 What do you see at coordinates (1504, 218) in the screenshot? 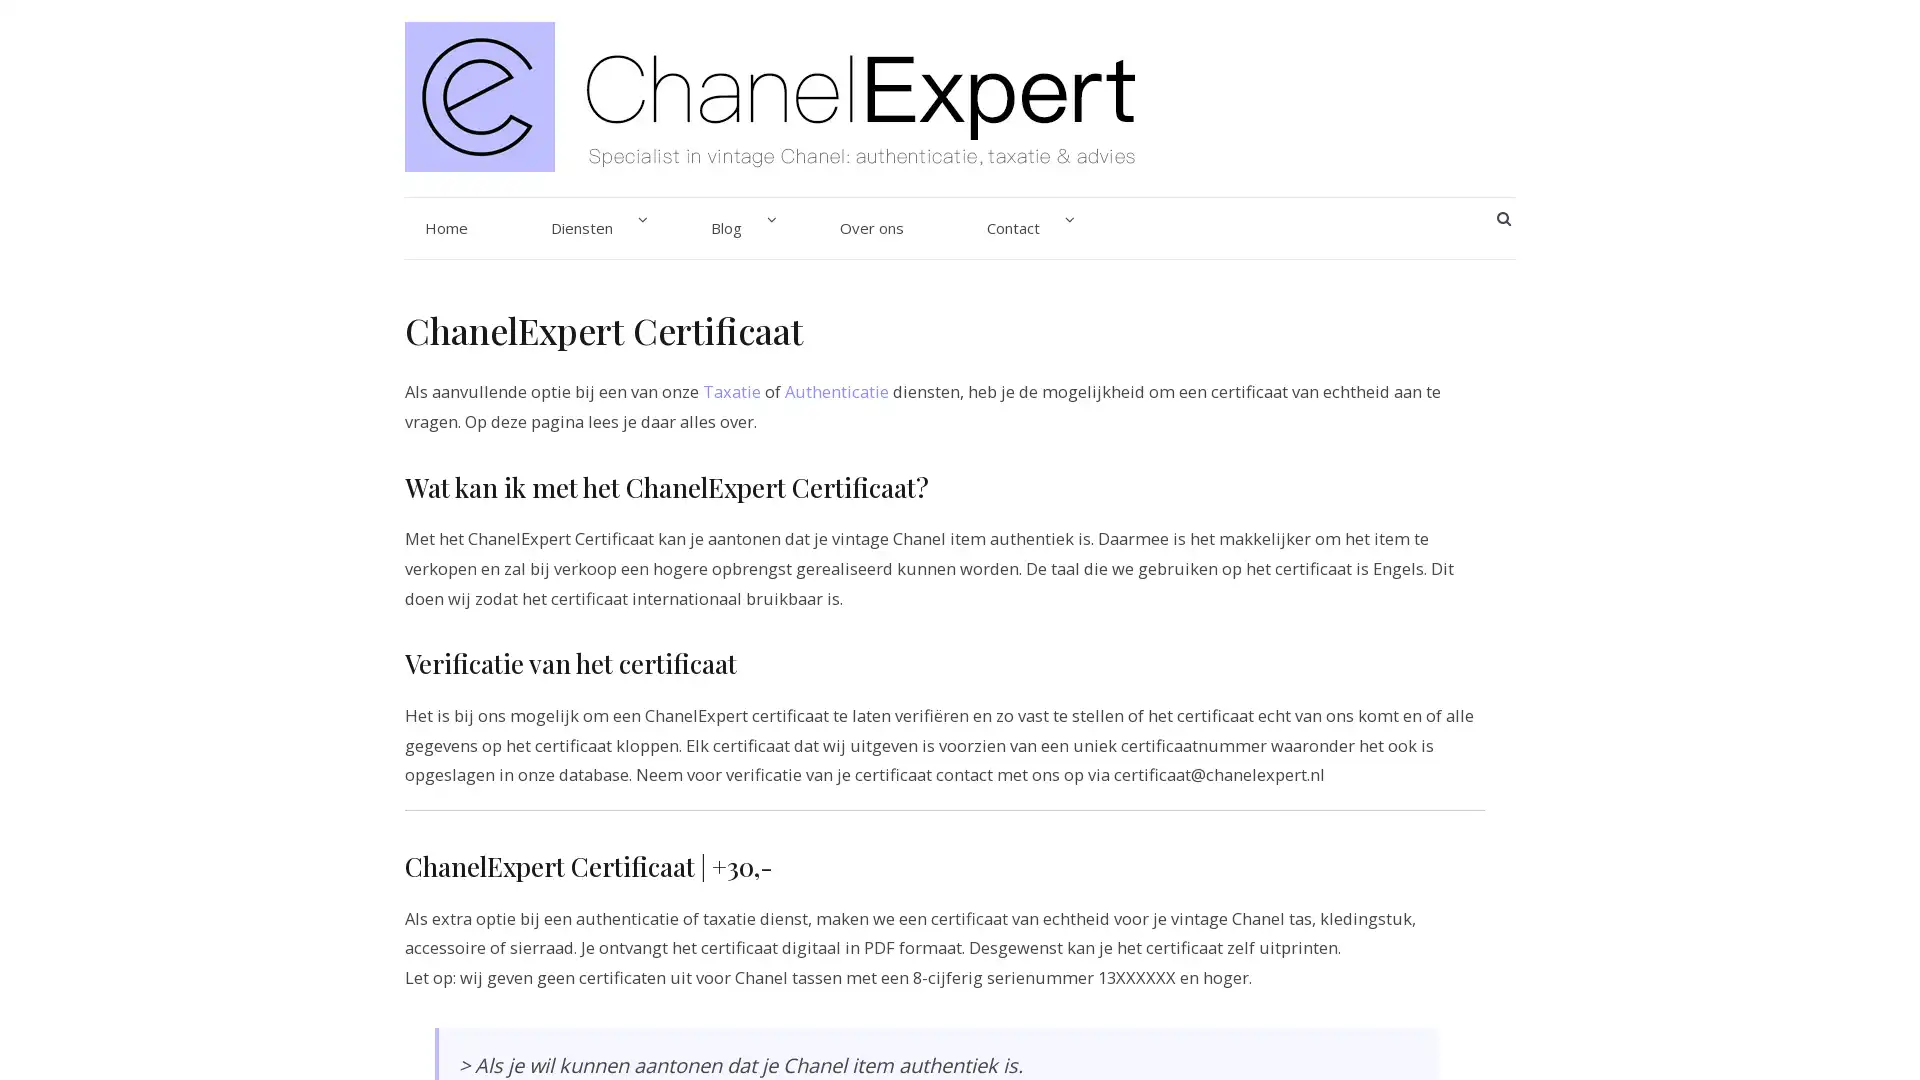
I see `SEARCH BUTTON` at bounding box center [1504, 218].